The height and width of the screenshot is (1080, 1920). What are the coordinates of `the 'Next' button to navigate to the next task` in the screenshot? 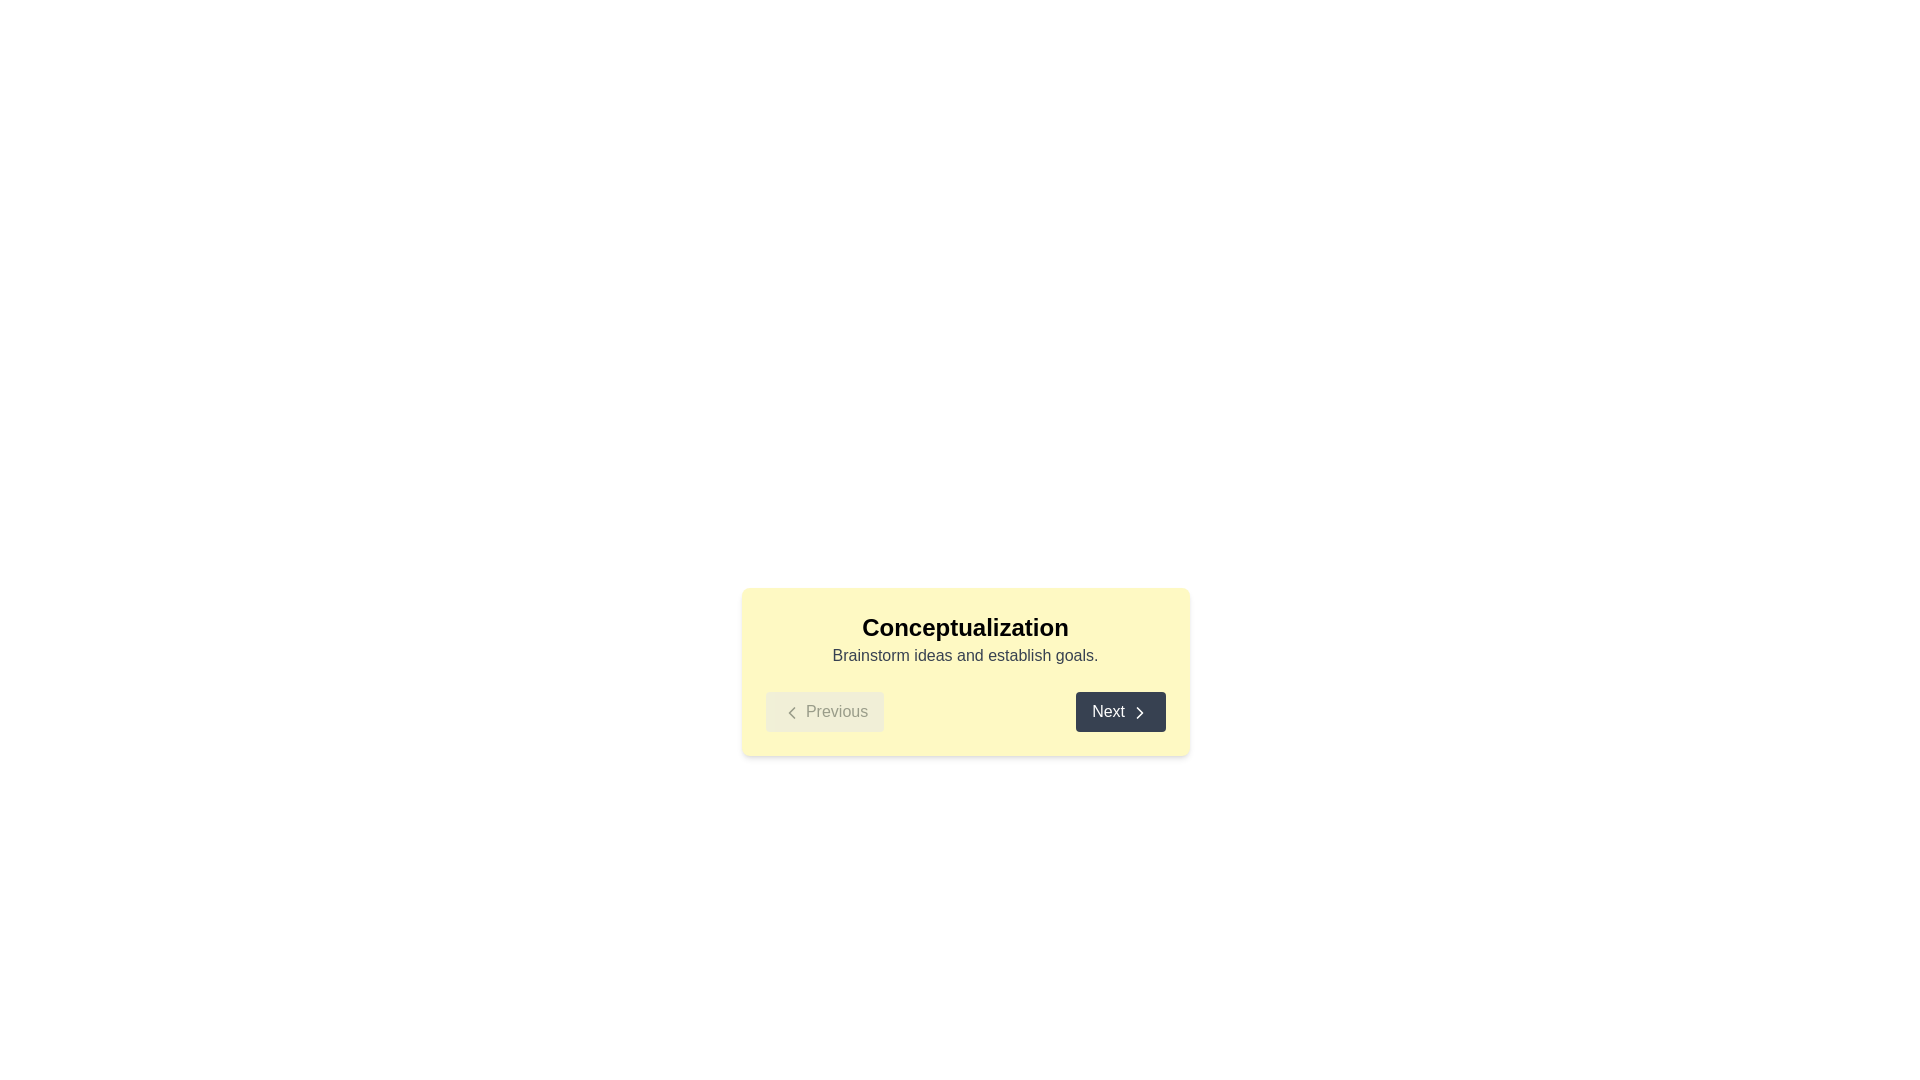 It's located at (1118, 711).